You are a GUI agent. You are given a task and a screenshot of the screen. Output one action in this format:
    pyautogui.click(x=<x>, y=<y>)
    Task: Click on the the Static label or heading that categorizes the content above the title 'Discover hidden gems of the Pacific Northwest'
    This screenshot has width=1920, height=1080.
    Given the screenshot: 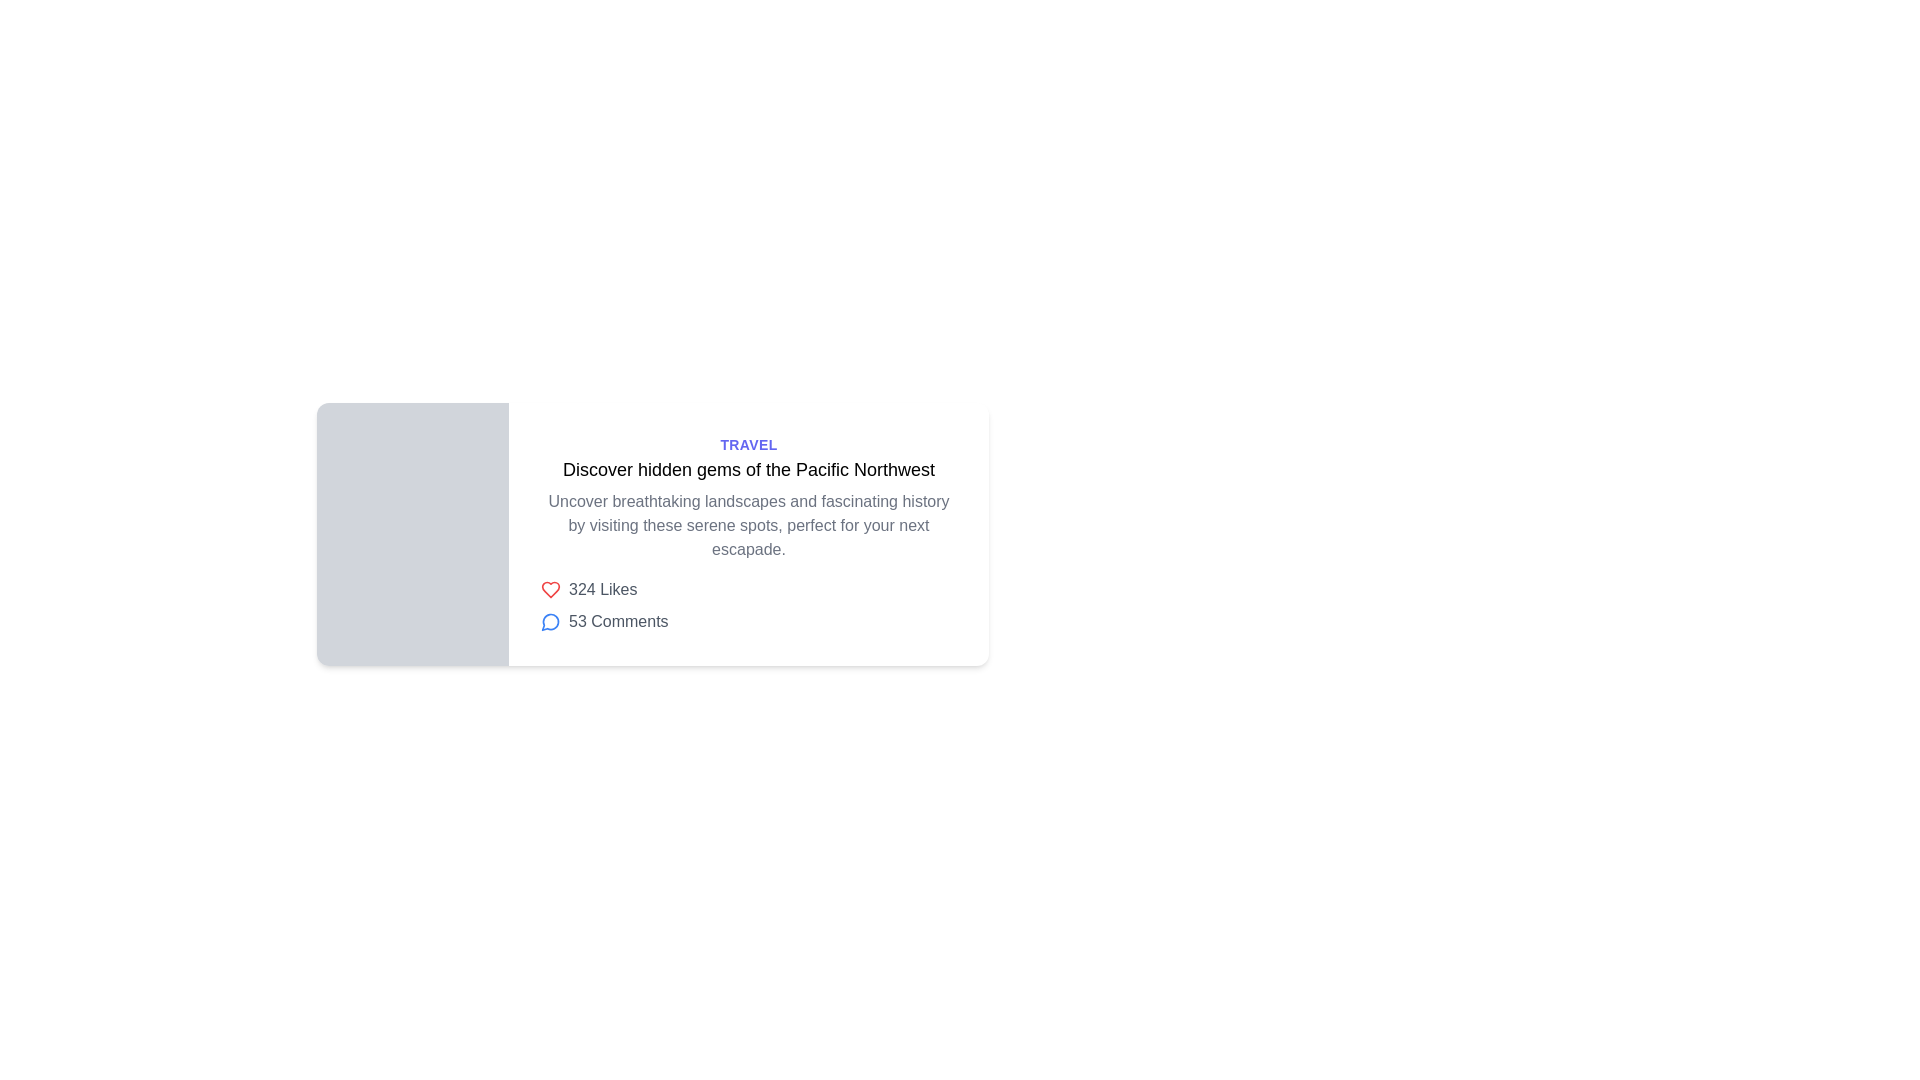 What is the action you would take?
    pyautogui.click(x=747, y=443)
    